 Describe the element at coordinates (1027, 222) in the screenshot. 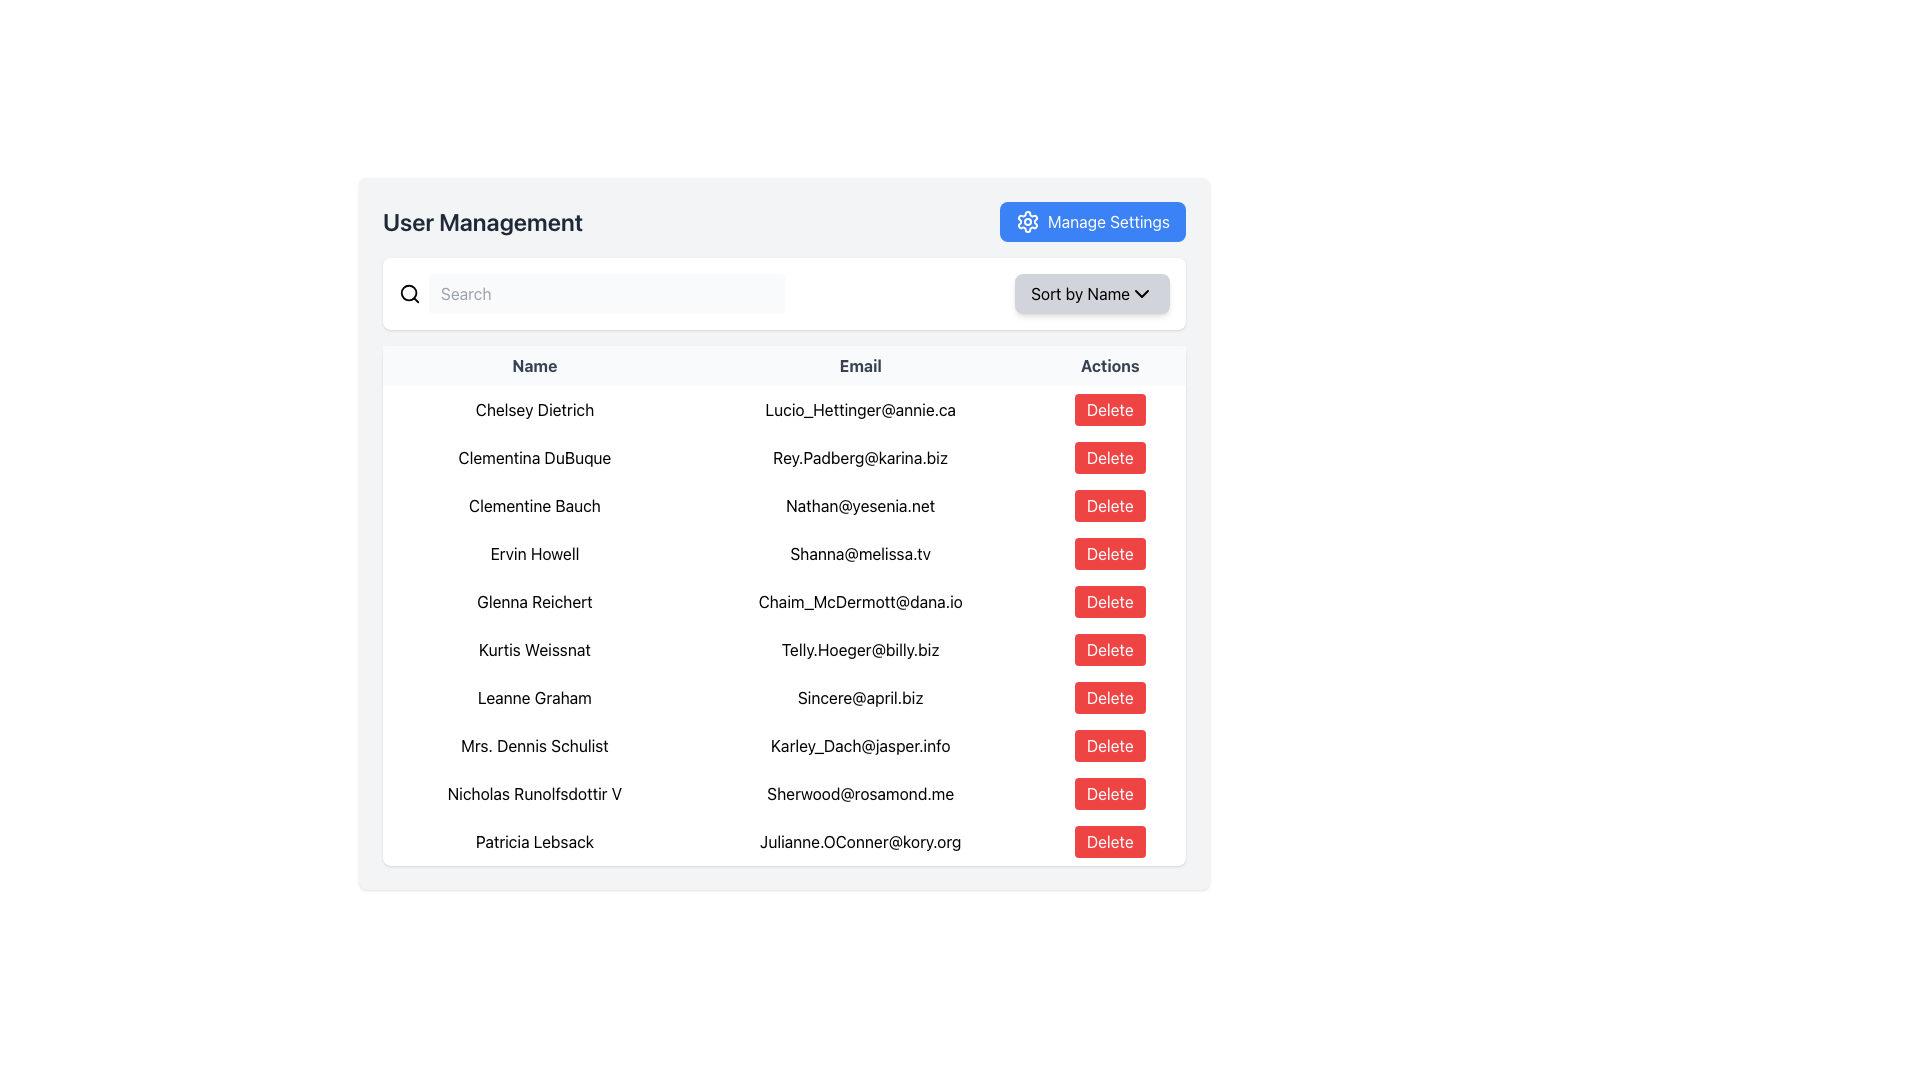

I see `the gear icon located on the left side of the blue button labeled 'Manage Settings'` at that location.